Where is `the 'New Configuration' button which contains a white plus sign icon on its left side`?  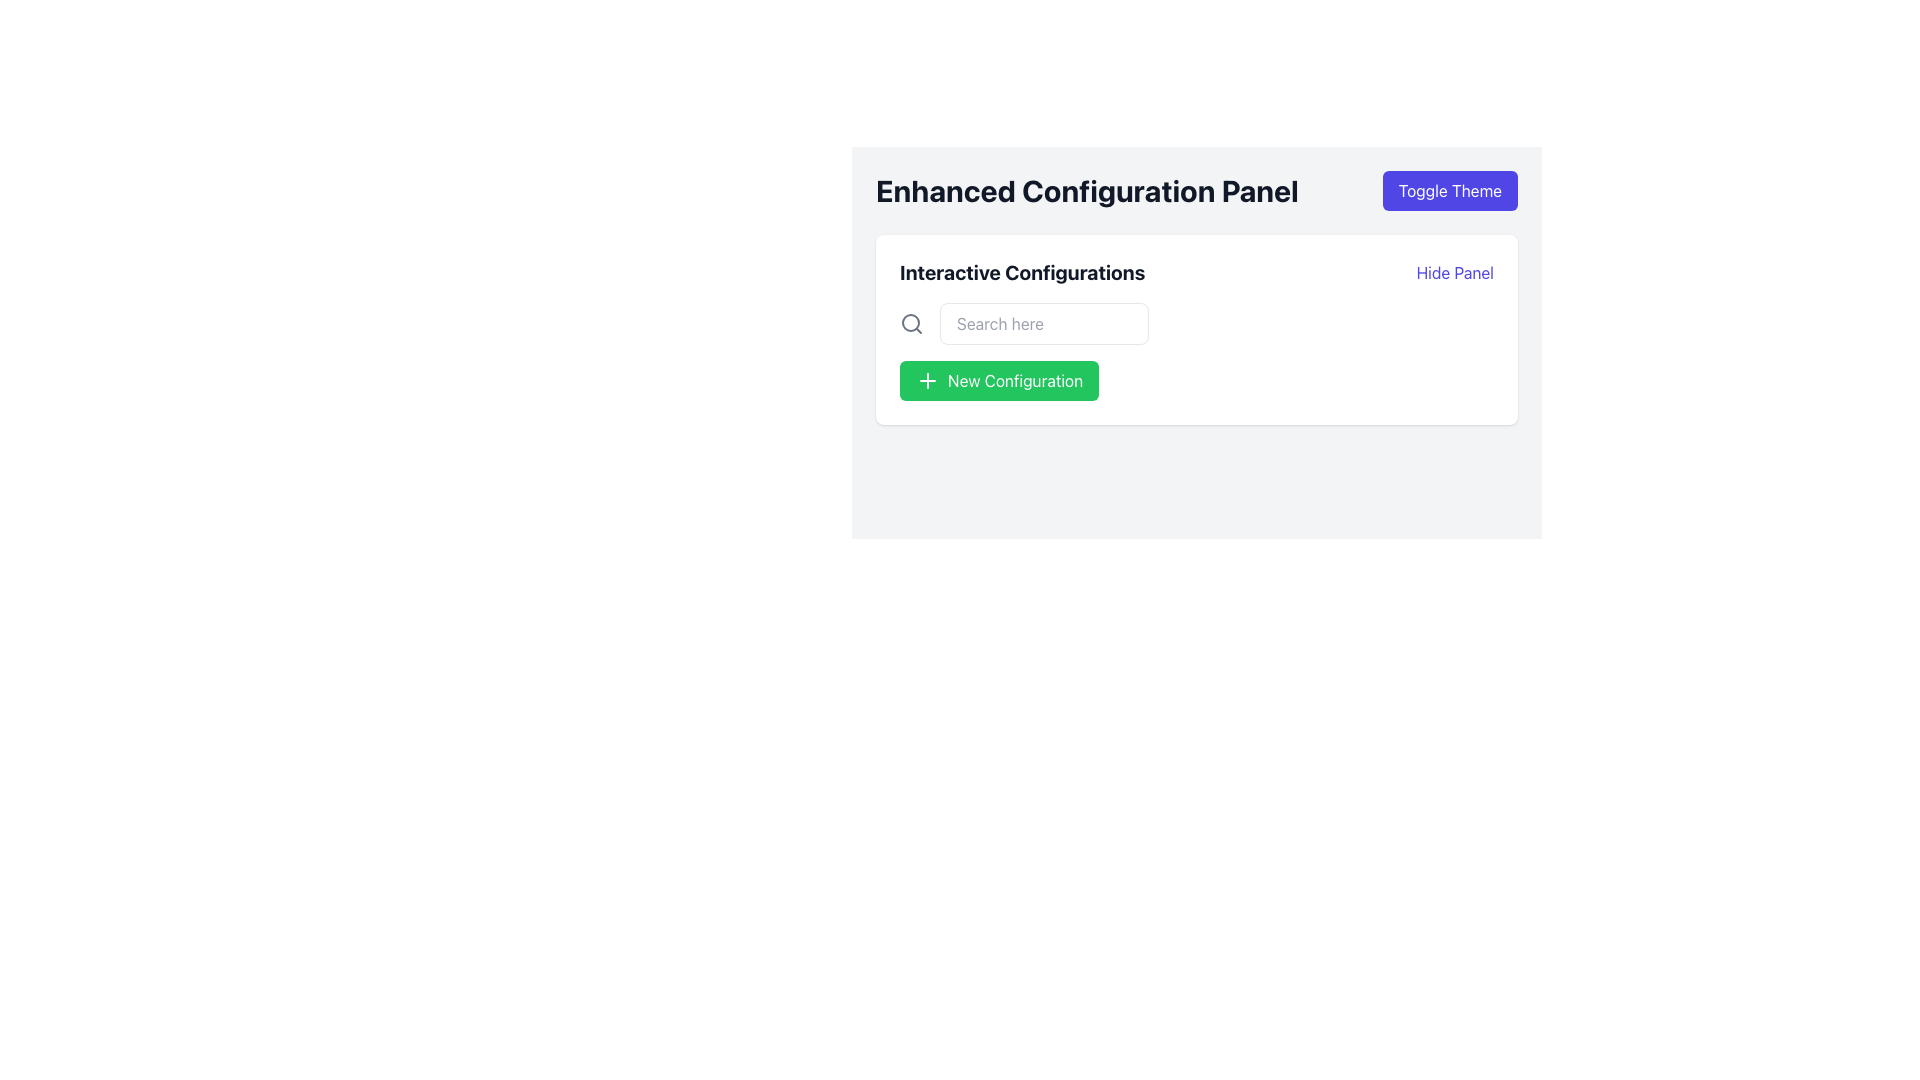
the 'New Configuration' button which contains a white plus sign icon on its left side is located at coordinates (926, 381).